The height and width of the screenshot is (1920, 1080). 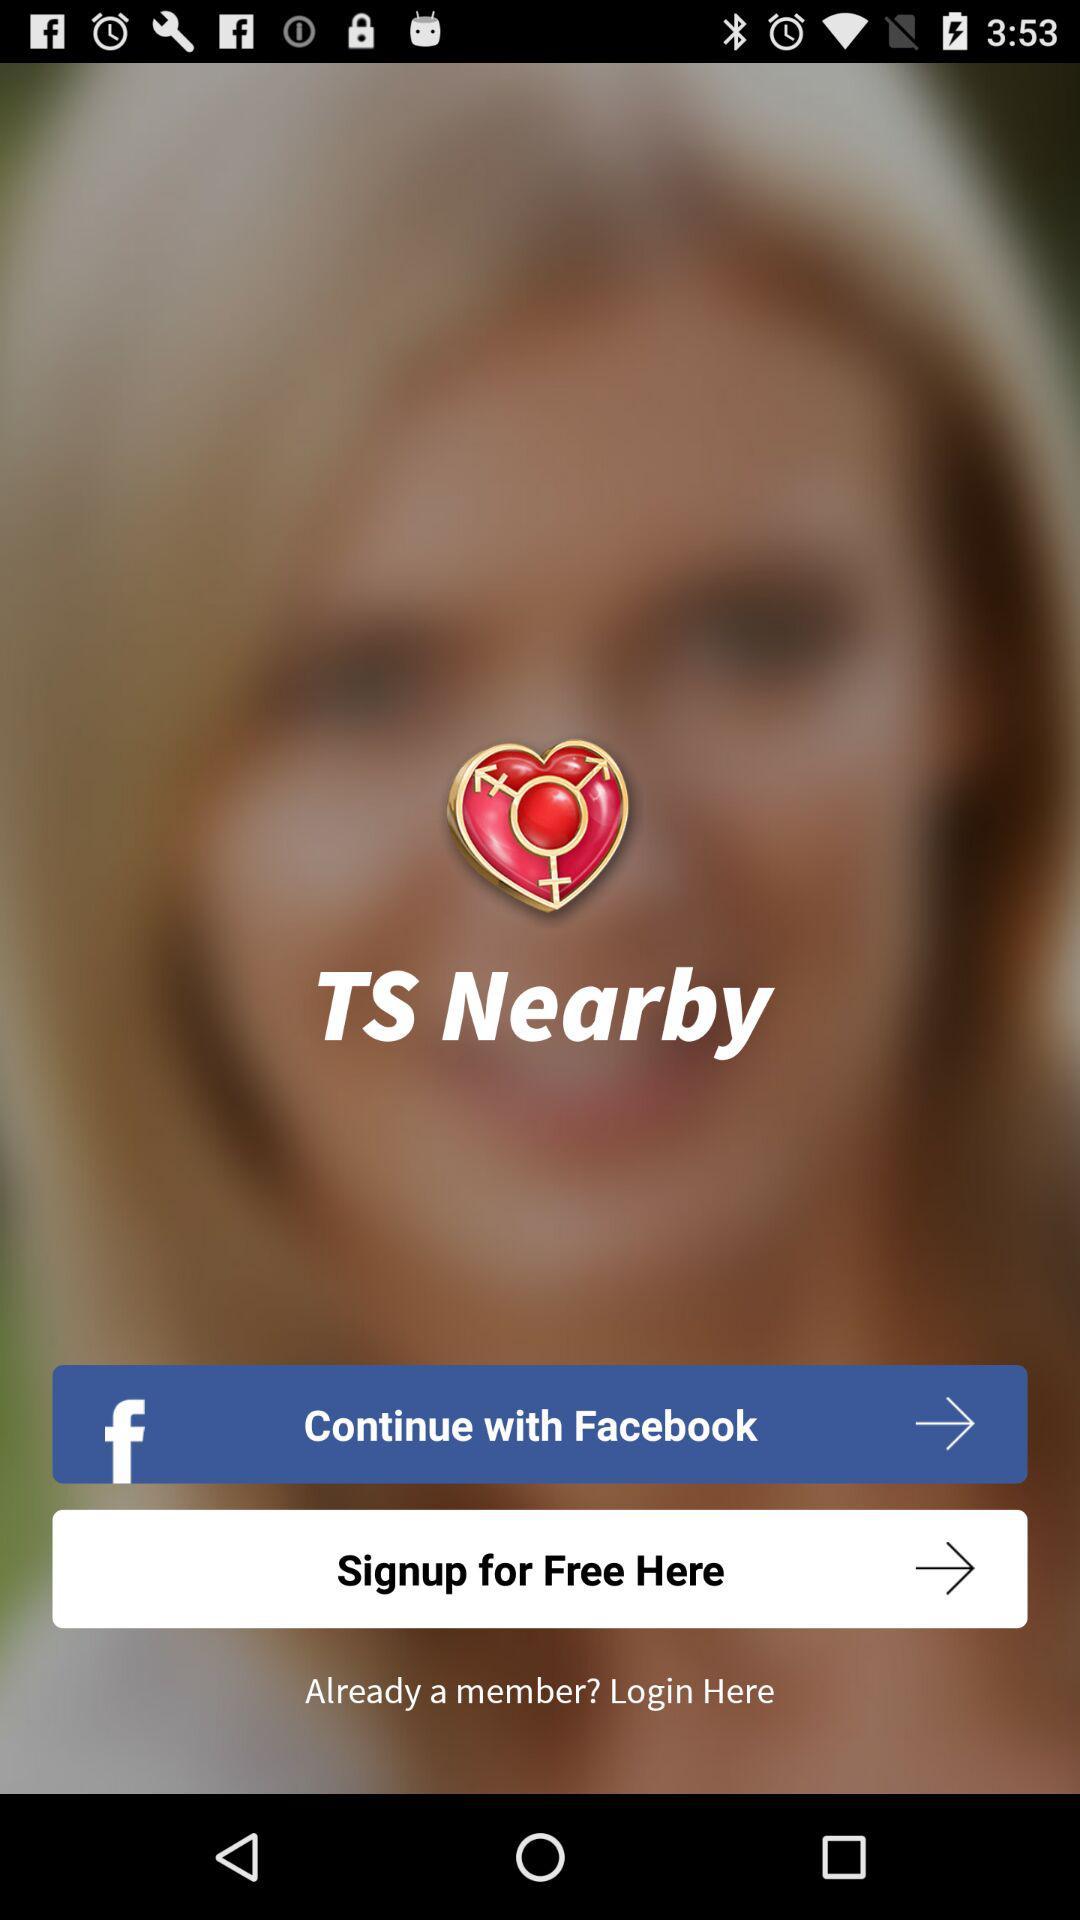 What do you see at coordinates (540, 1568) in the screenshot?
I see `the signup for free button` at bounding box center [540, 1568].